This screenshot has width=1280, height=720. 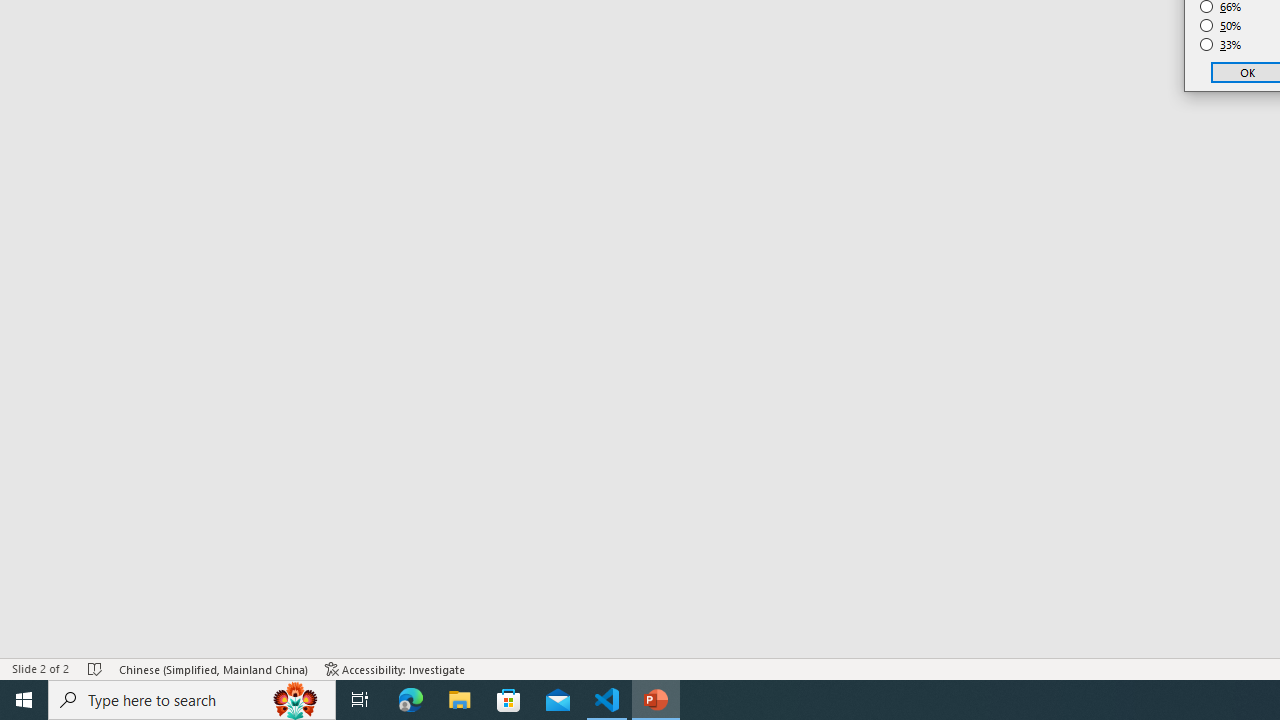 I want to click on '33%', so click(x=1220, y=45).